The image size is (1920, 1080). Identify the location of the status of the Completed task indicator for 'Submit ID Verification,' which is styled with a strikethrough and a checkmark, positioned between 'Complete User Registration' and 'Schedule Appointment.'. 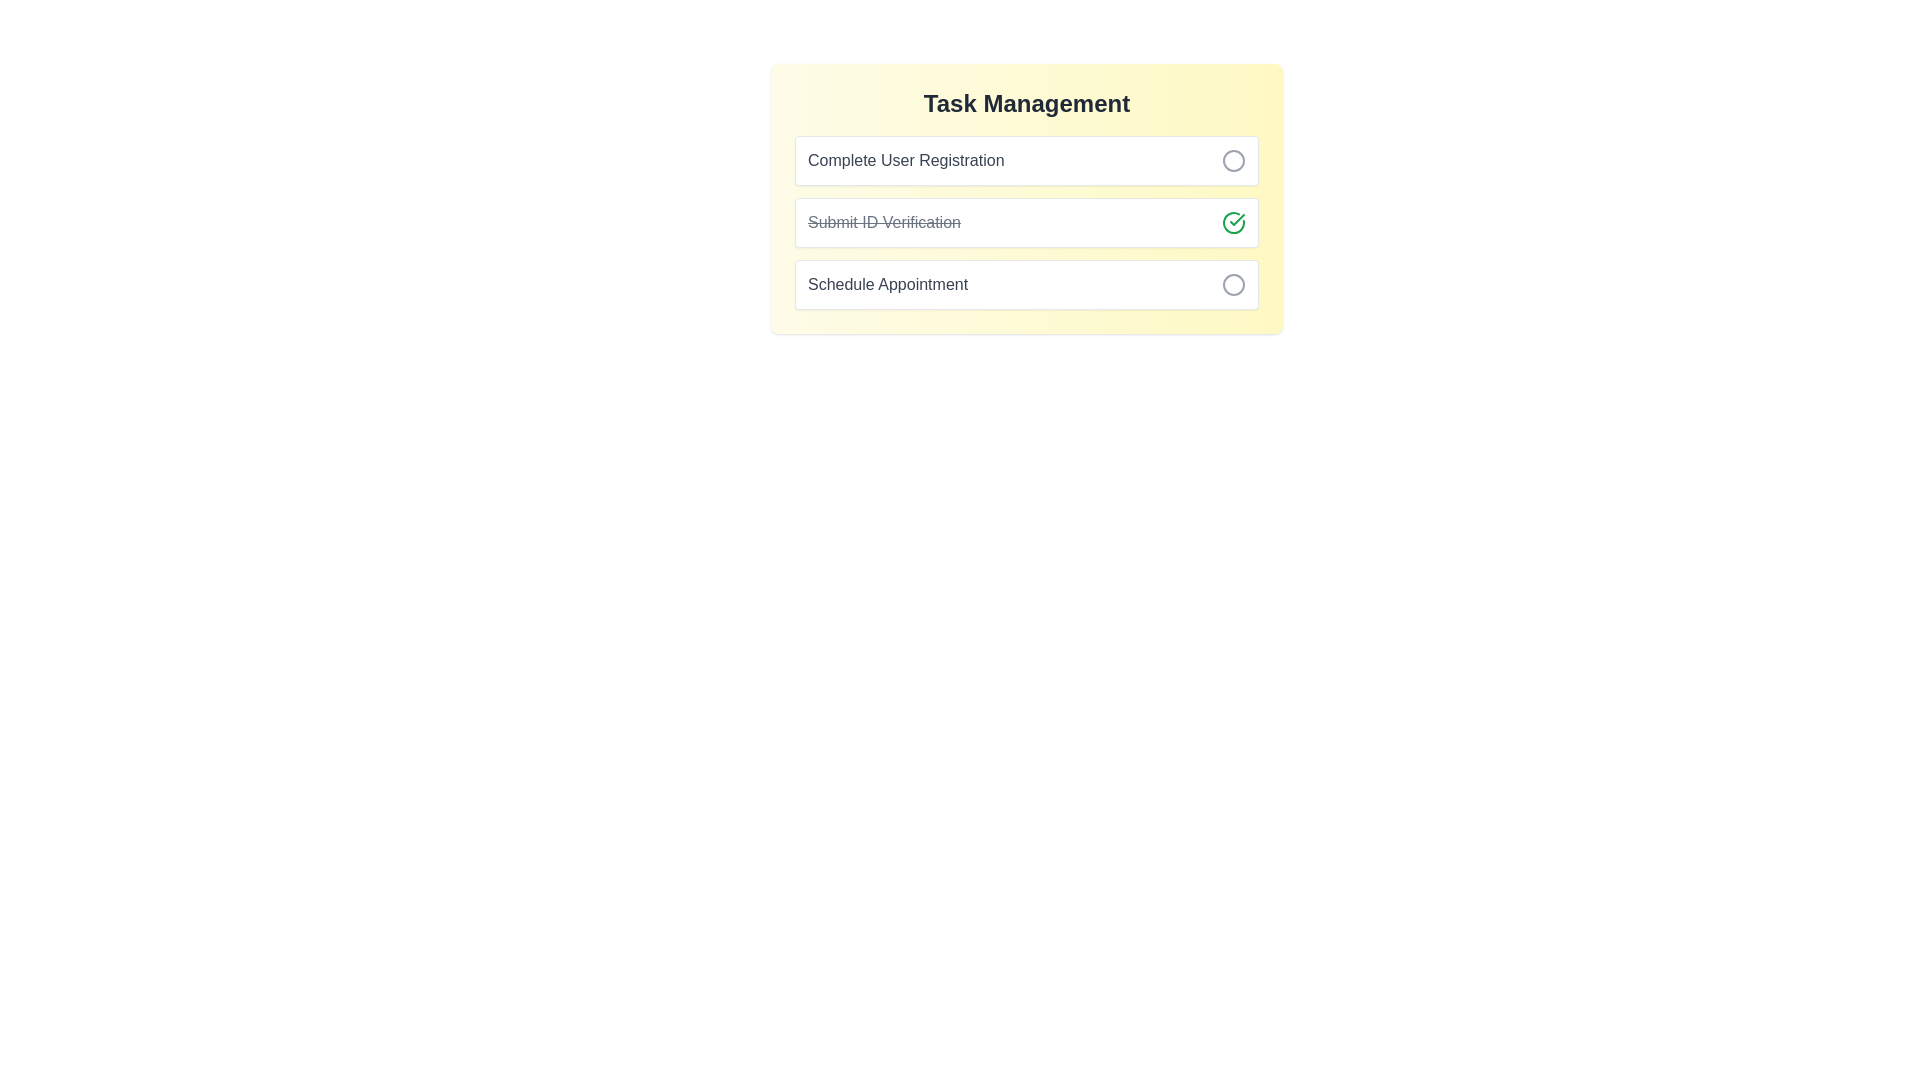
(1027, 223).